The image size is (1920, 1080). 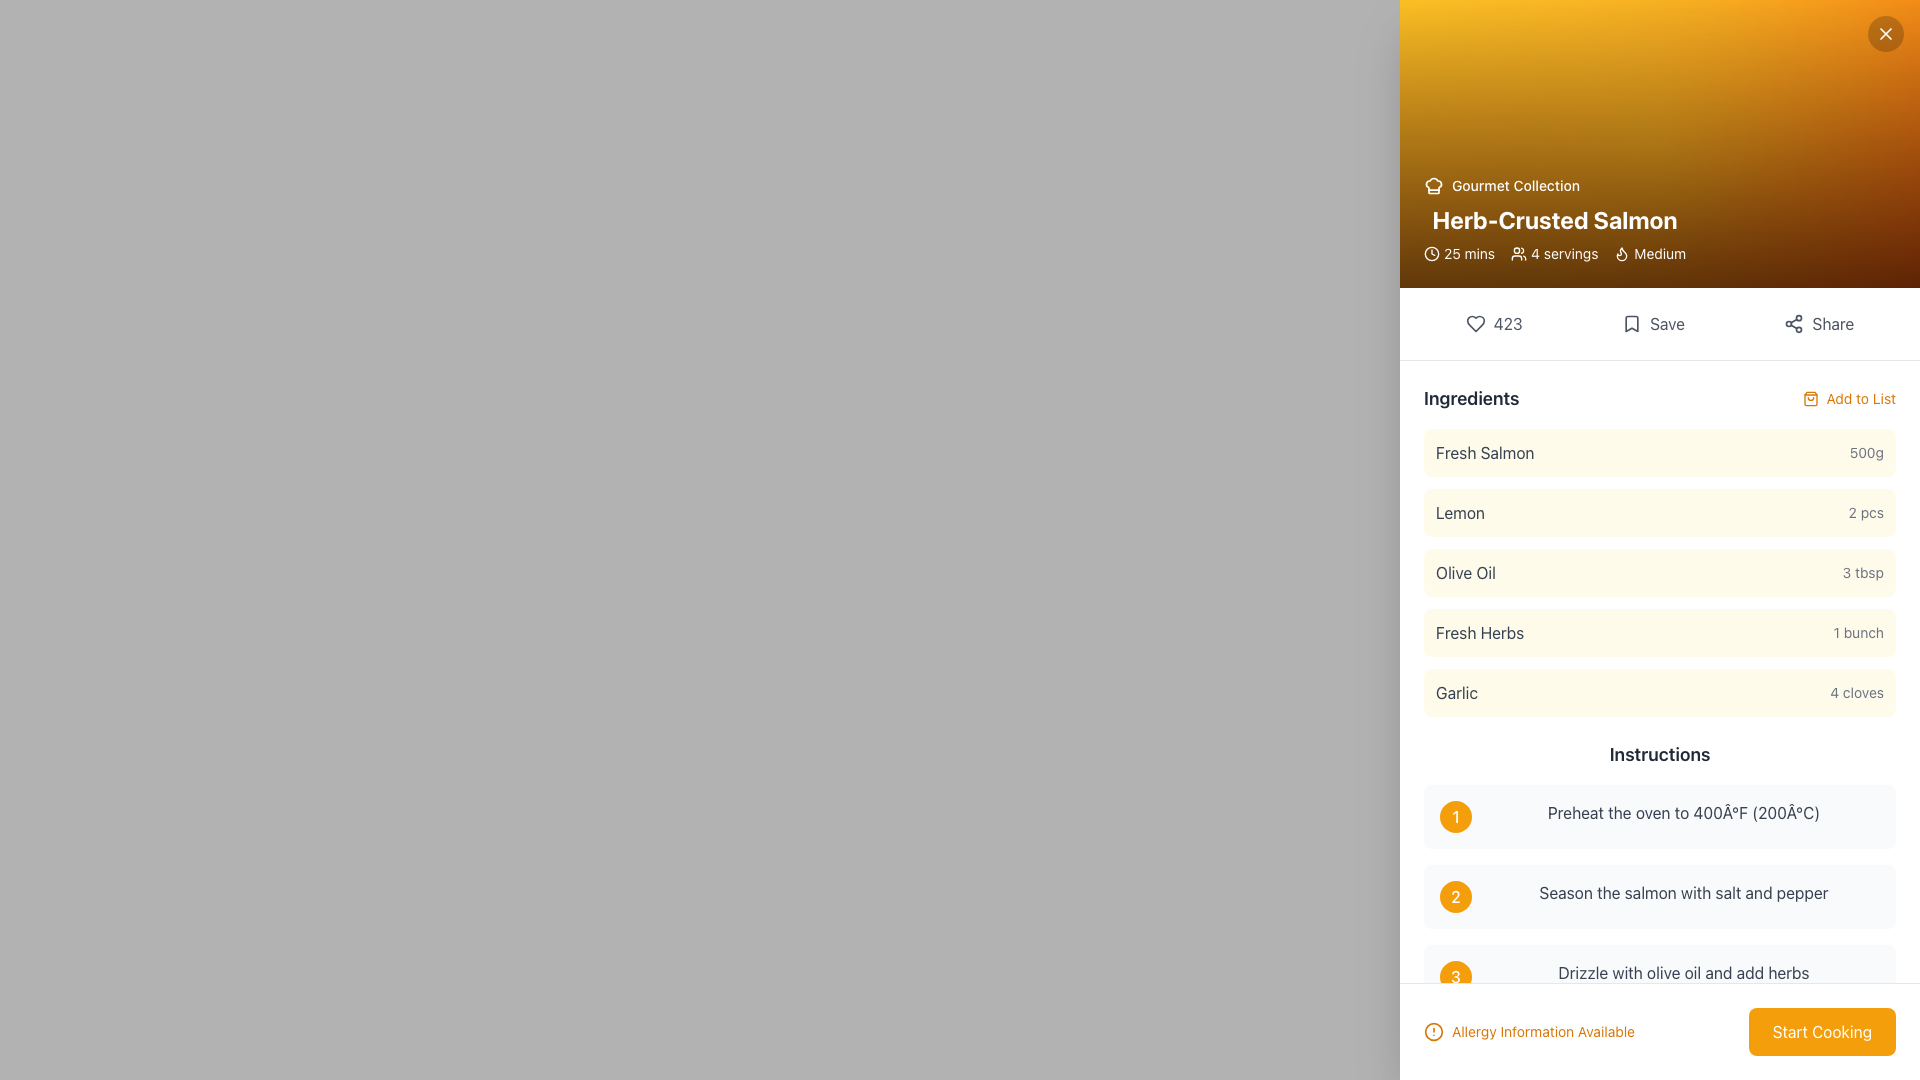 What do you see at coordinates (1650, 253) in the screenshot?
I see `the 'Medium' difficulty level label, which is the third item in a horizontal row of recipe details located near the top-right quadrant of the interface` at bounding box center [1650, 253].